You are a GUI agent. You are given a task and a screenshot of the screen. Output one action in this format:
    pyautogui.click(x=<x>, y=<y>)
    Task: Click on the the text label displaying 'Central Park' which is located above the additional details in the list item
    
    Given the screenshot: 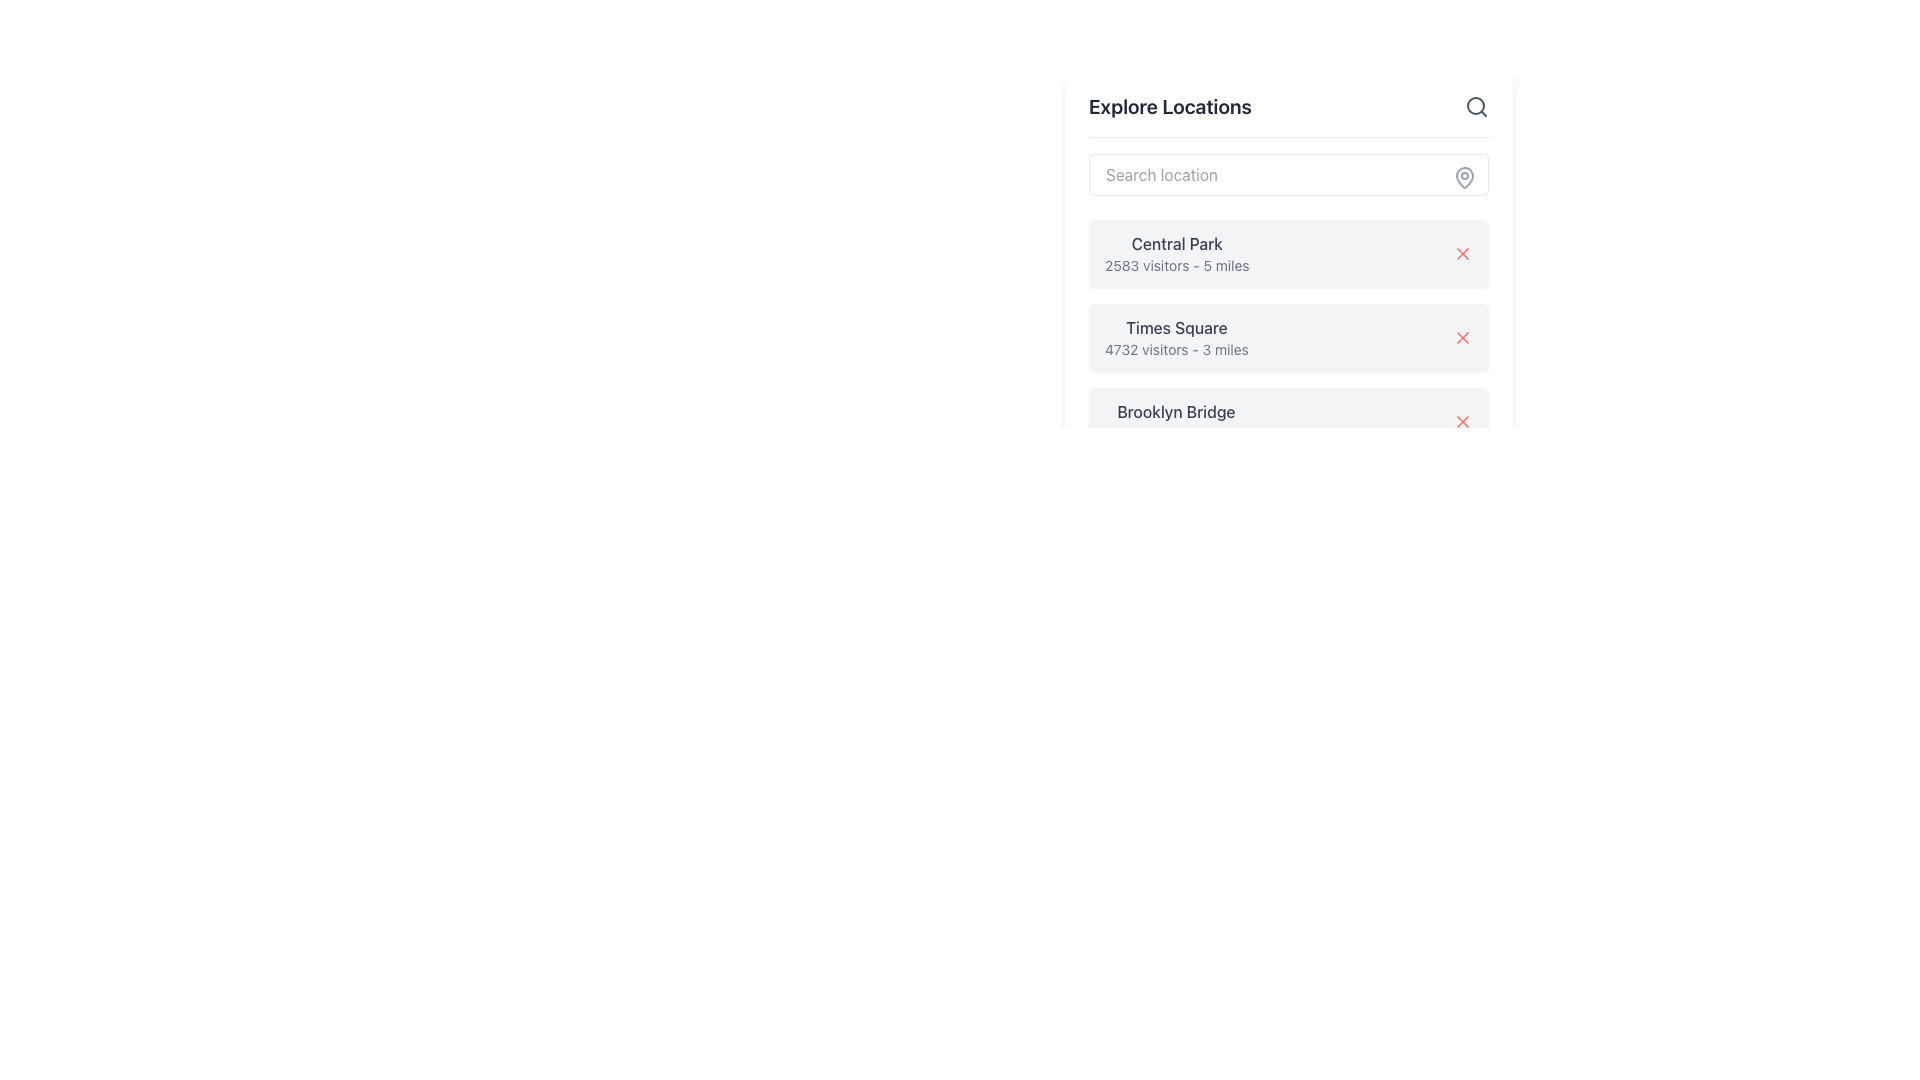 What is the action you would take?
    pyautogui.click(x=1177, y=242)
    